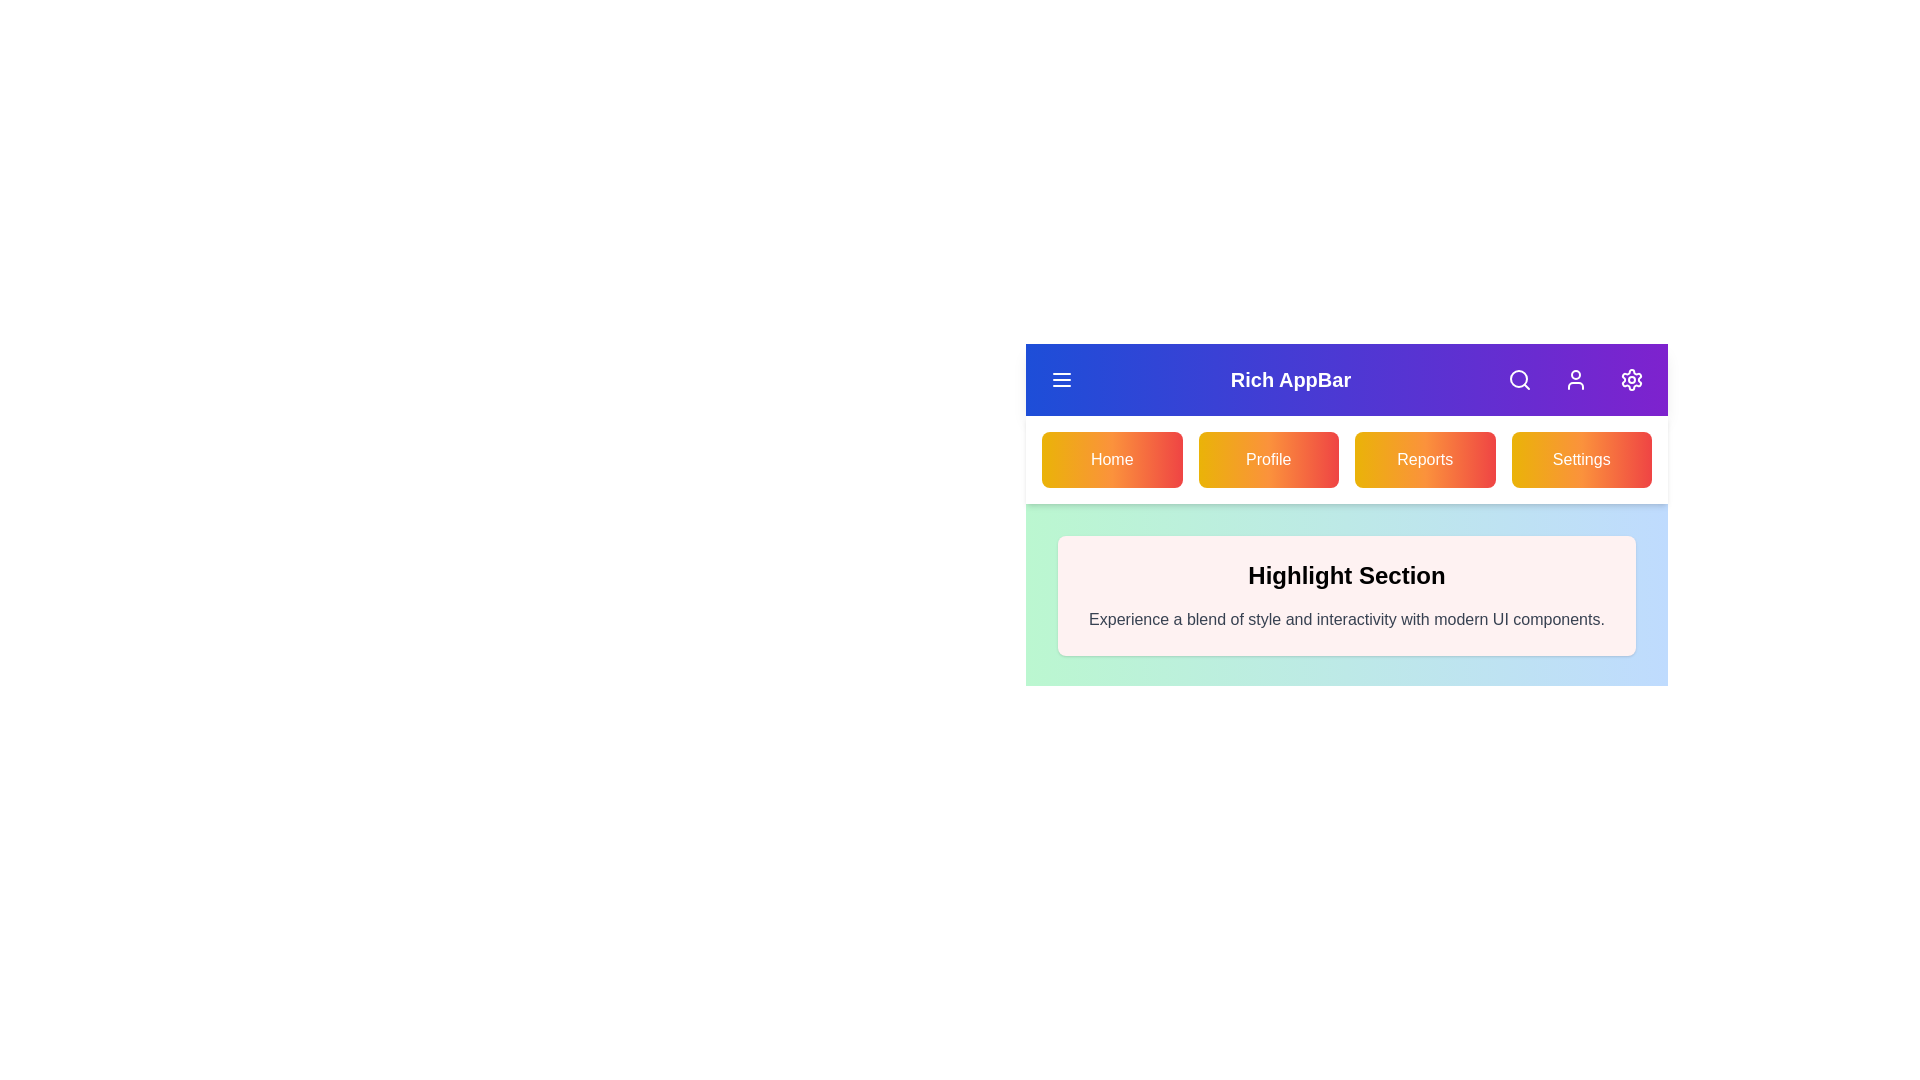 The height and width of the screenshot is (1080, 1920). I want to click on the button labeled Settings to observe its hover effect, so click(1580, 459).